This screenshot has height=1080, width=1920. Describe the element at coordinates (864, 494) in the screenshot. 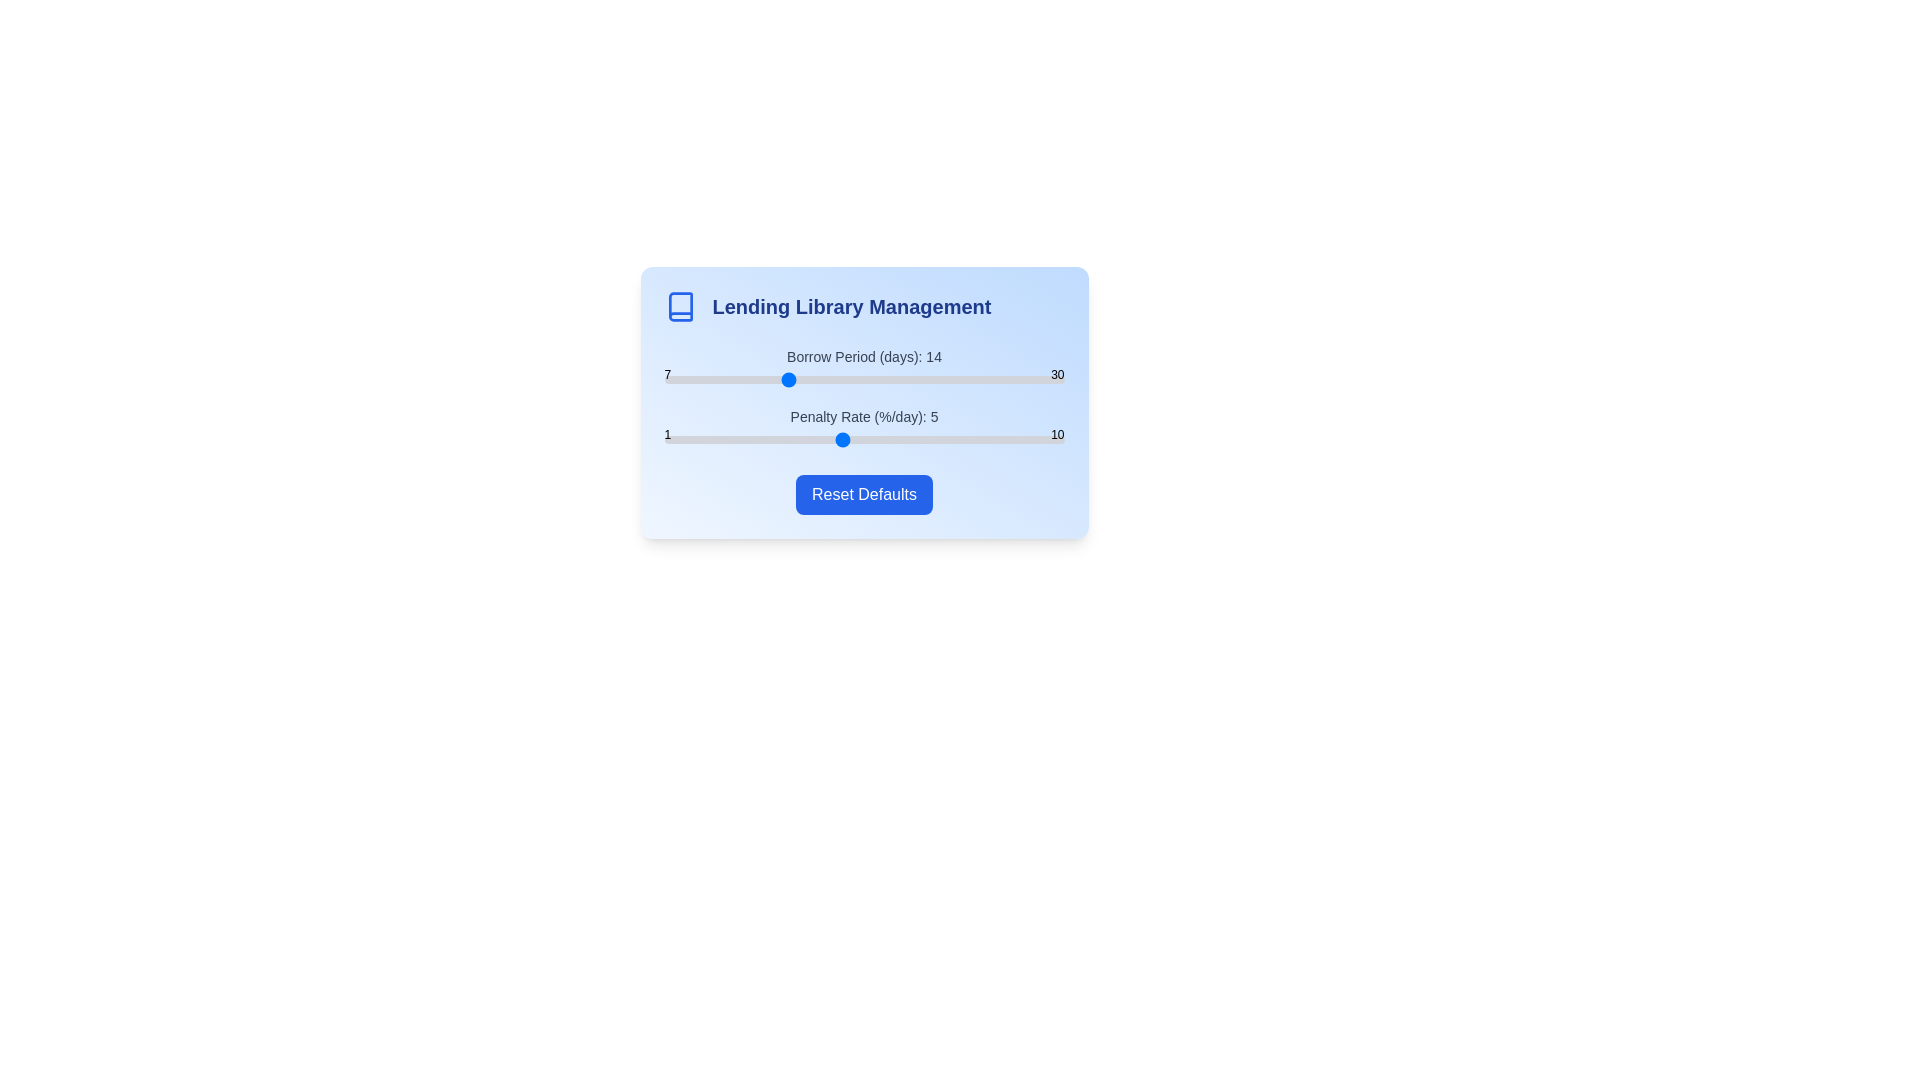

I see `'Reset Defaults' button to reset the sliders to their default values` at that location.